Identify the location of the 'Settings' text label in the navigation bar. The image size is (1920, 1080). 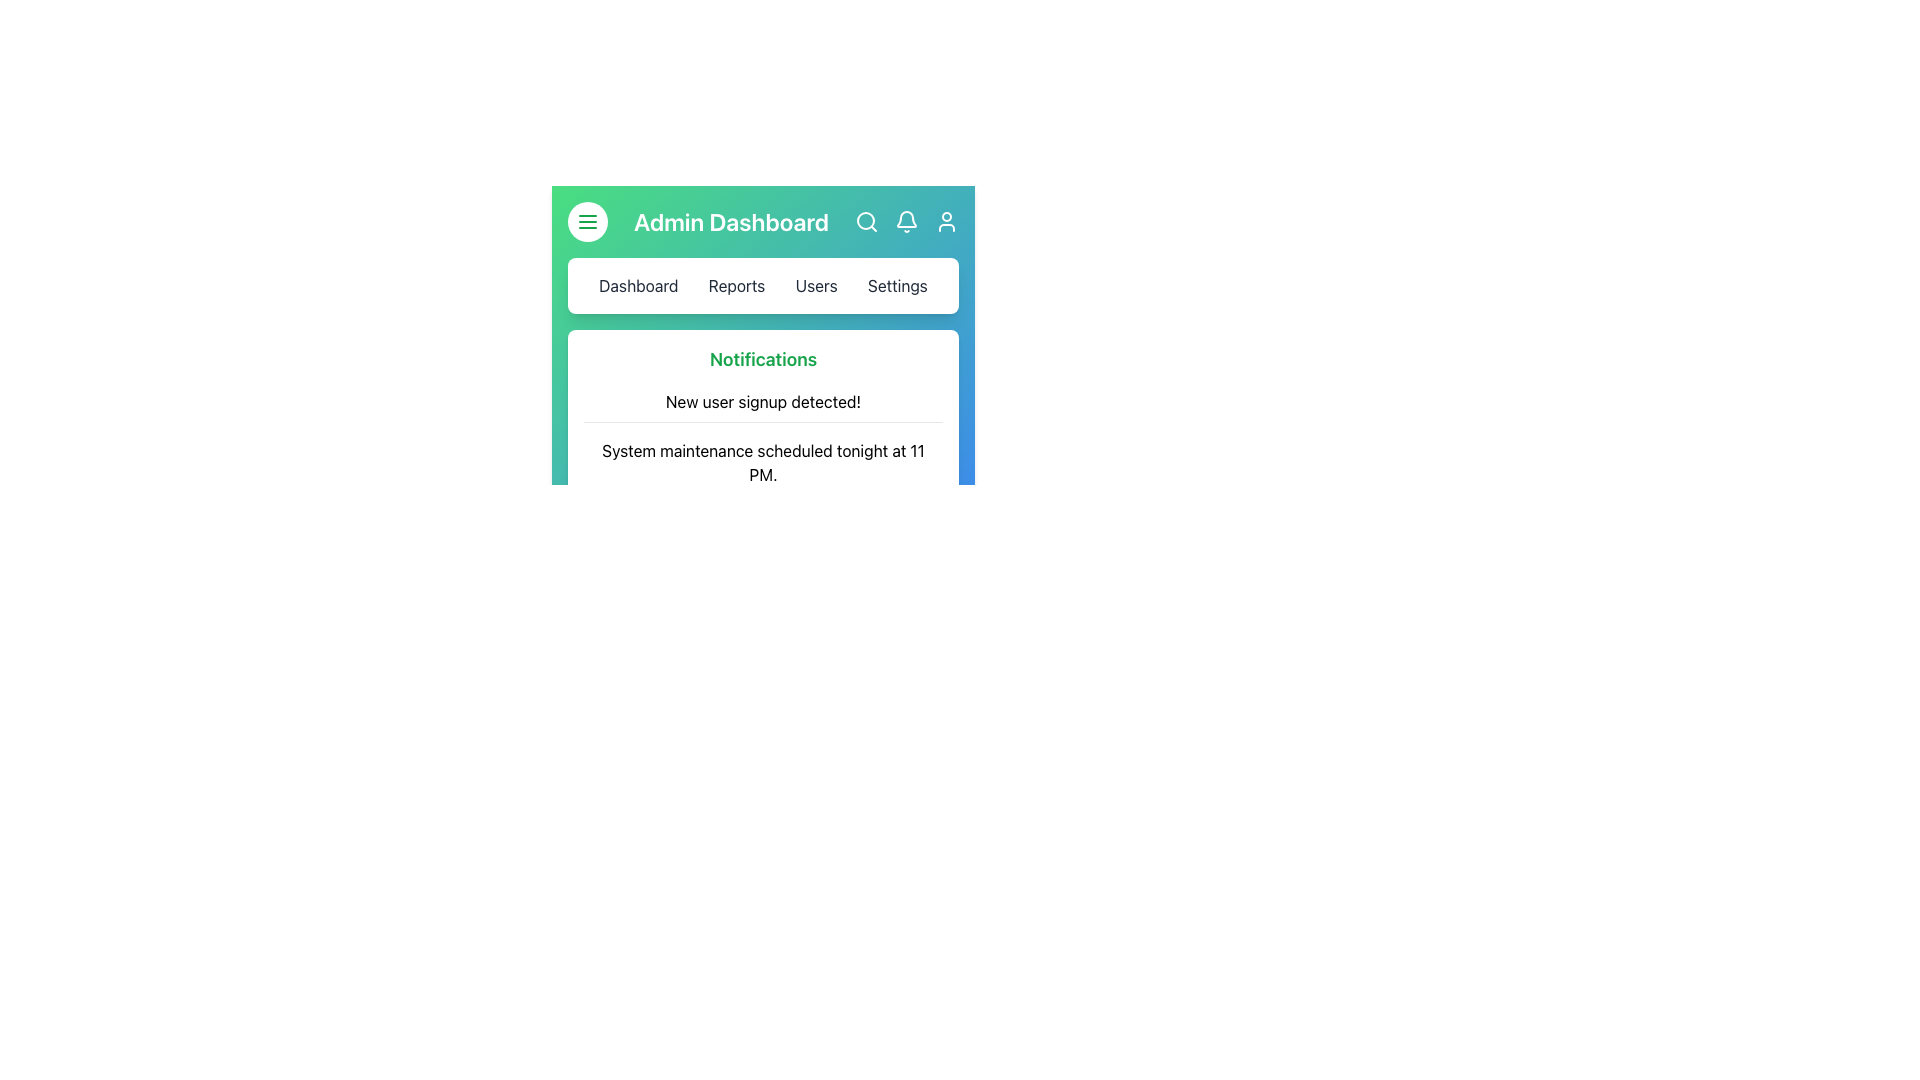
(896, 285).